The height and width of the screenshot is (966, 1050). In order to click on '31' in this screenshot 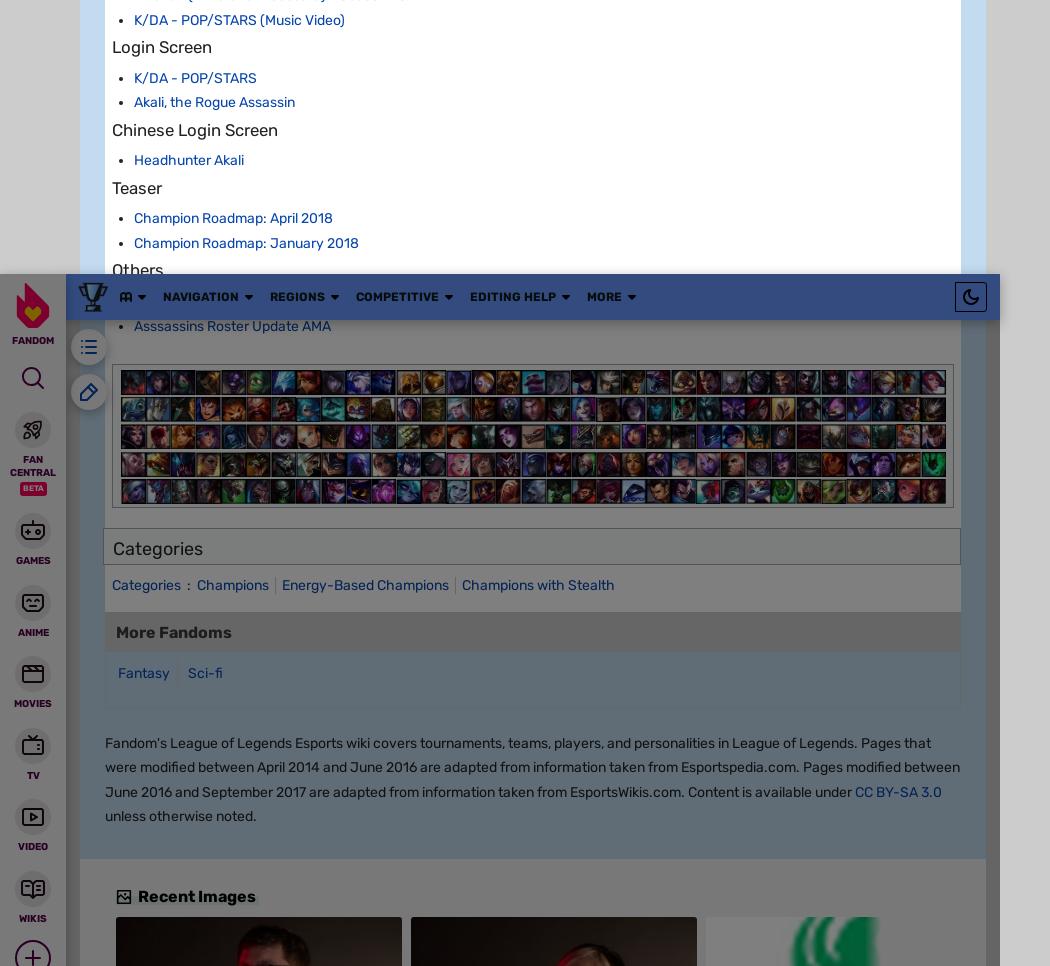, I will do `click(313, 765)`.